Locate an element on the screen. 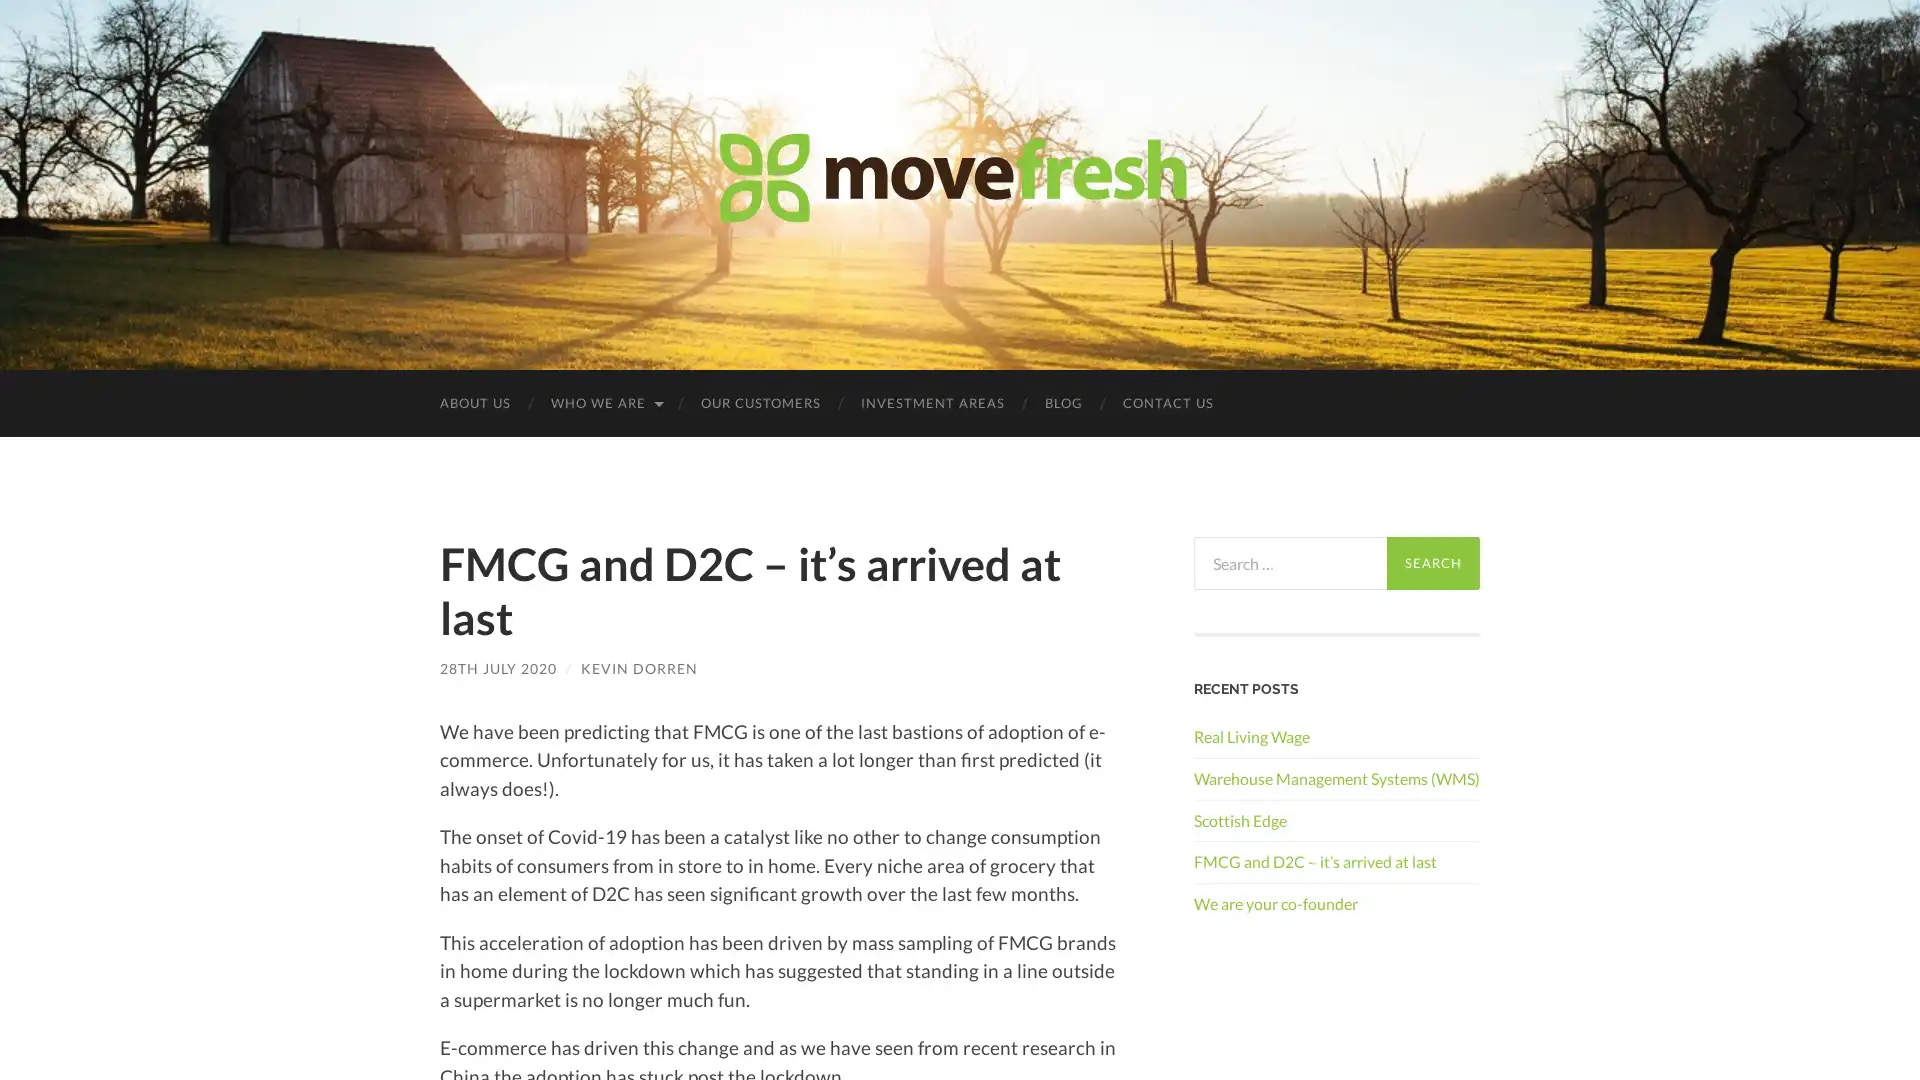 This screenshot has width=1920, height=1080. Search is located at coordinates (1432, 563).